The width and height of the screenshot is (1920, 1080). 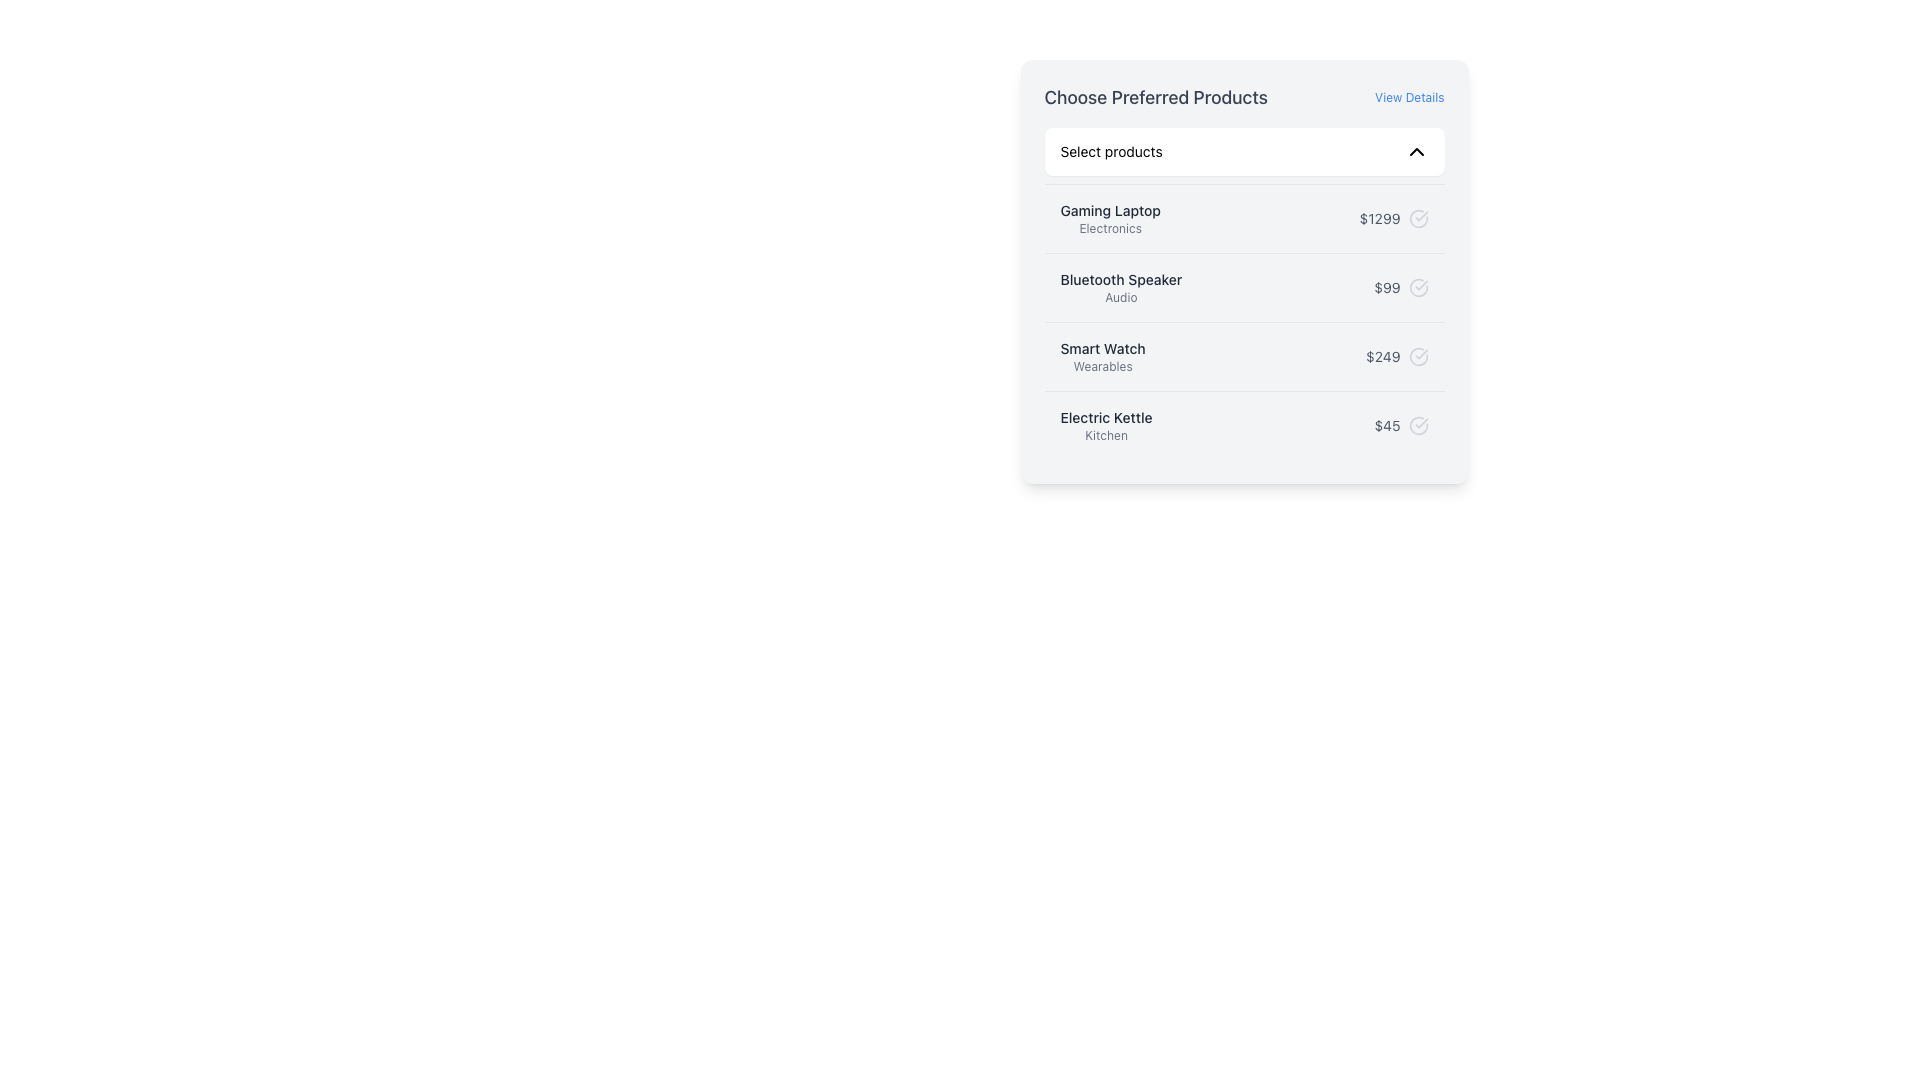 What do you see at coordinates (1121, 280) in the screenshot?
I see `the Text Label displaying 'Bluetooth Speaker' in the 'Choose Preferred Products' list` at bounding box center [1121, 280].